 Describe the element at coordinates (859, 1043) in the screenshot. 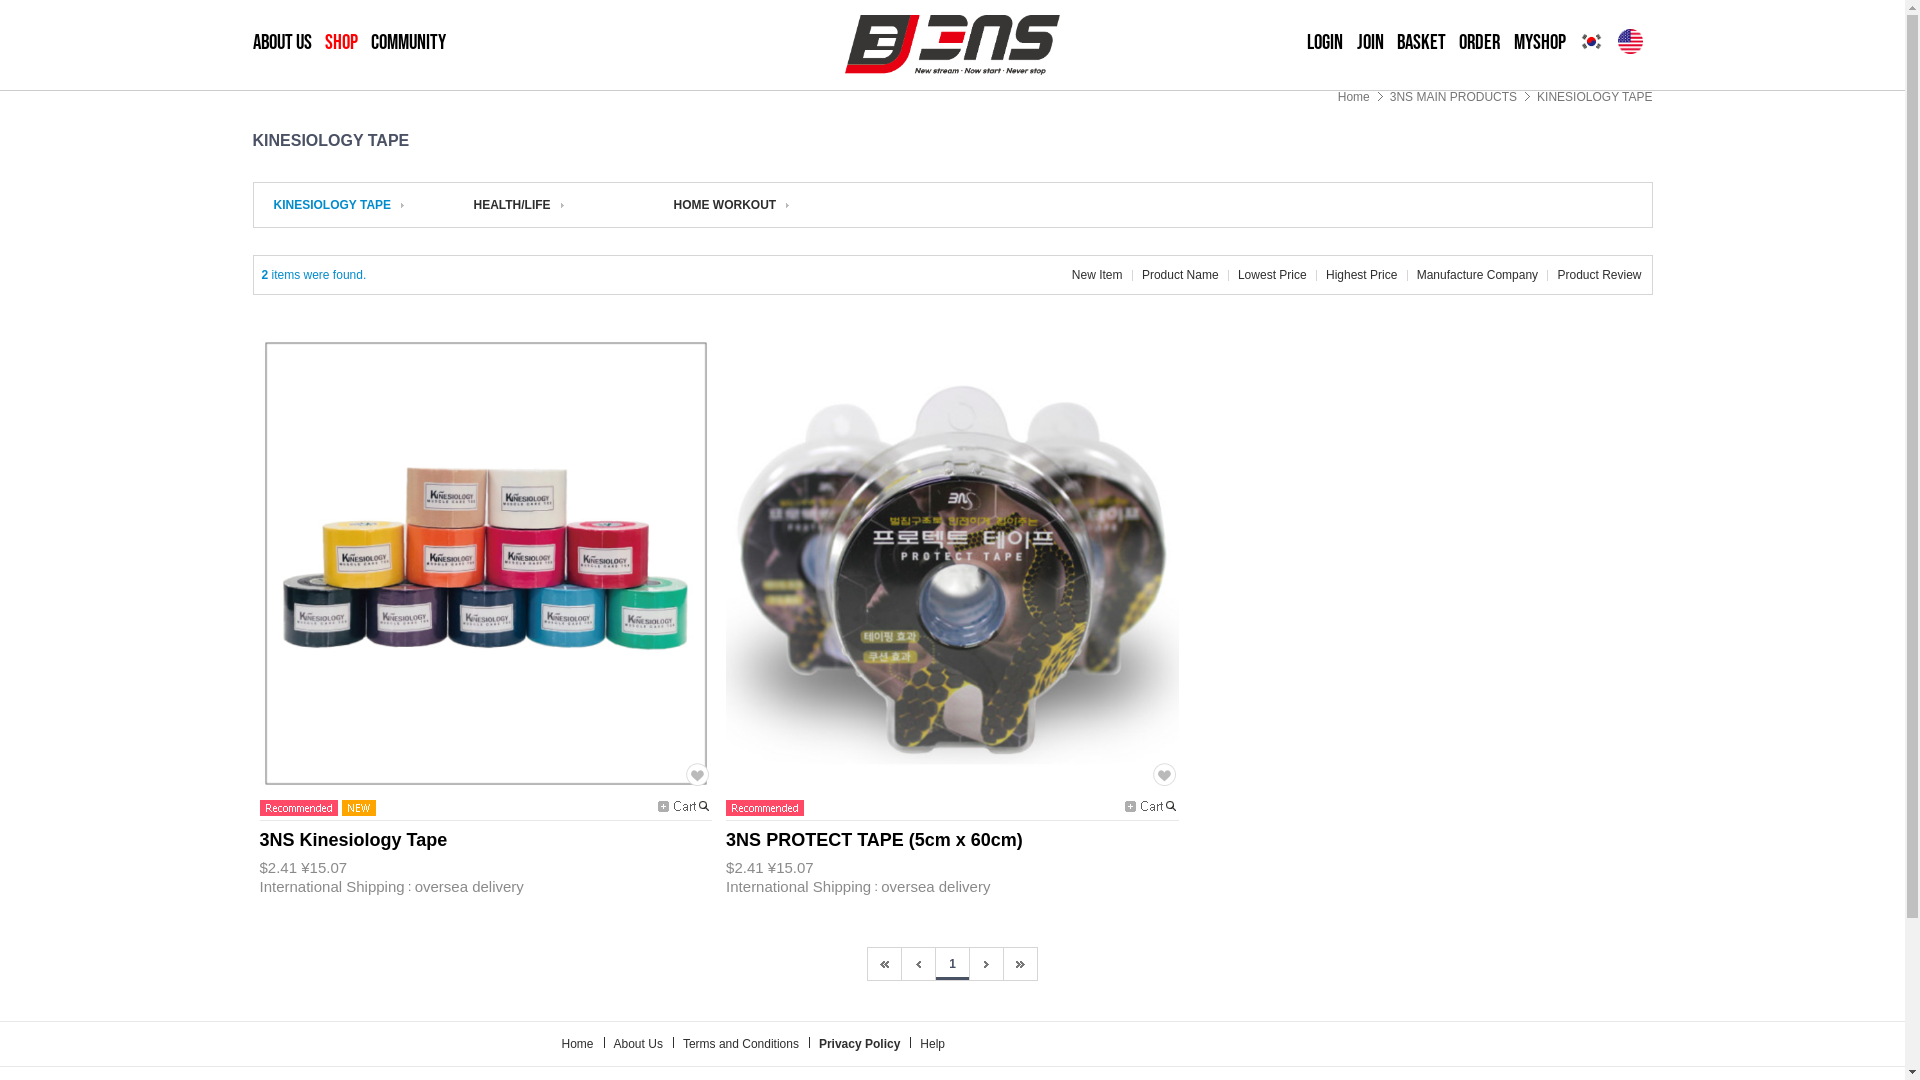

I see `'Privacy Policy'` at that location.